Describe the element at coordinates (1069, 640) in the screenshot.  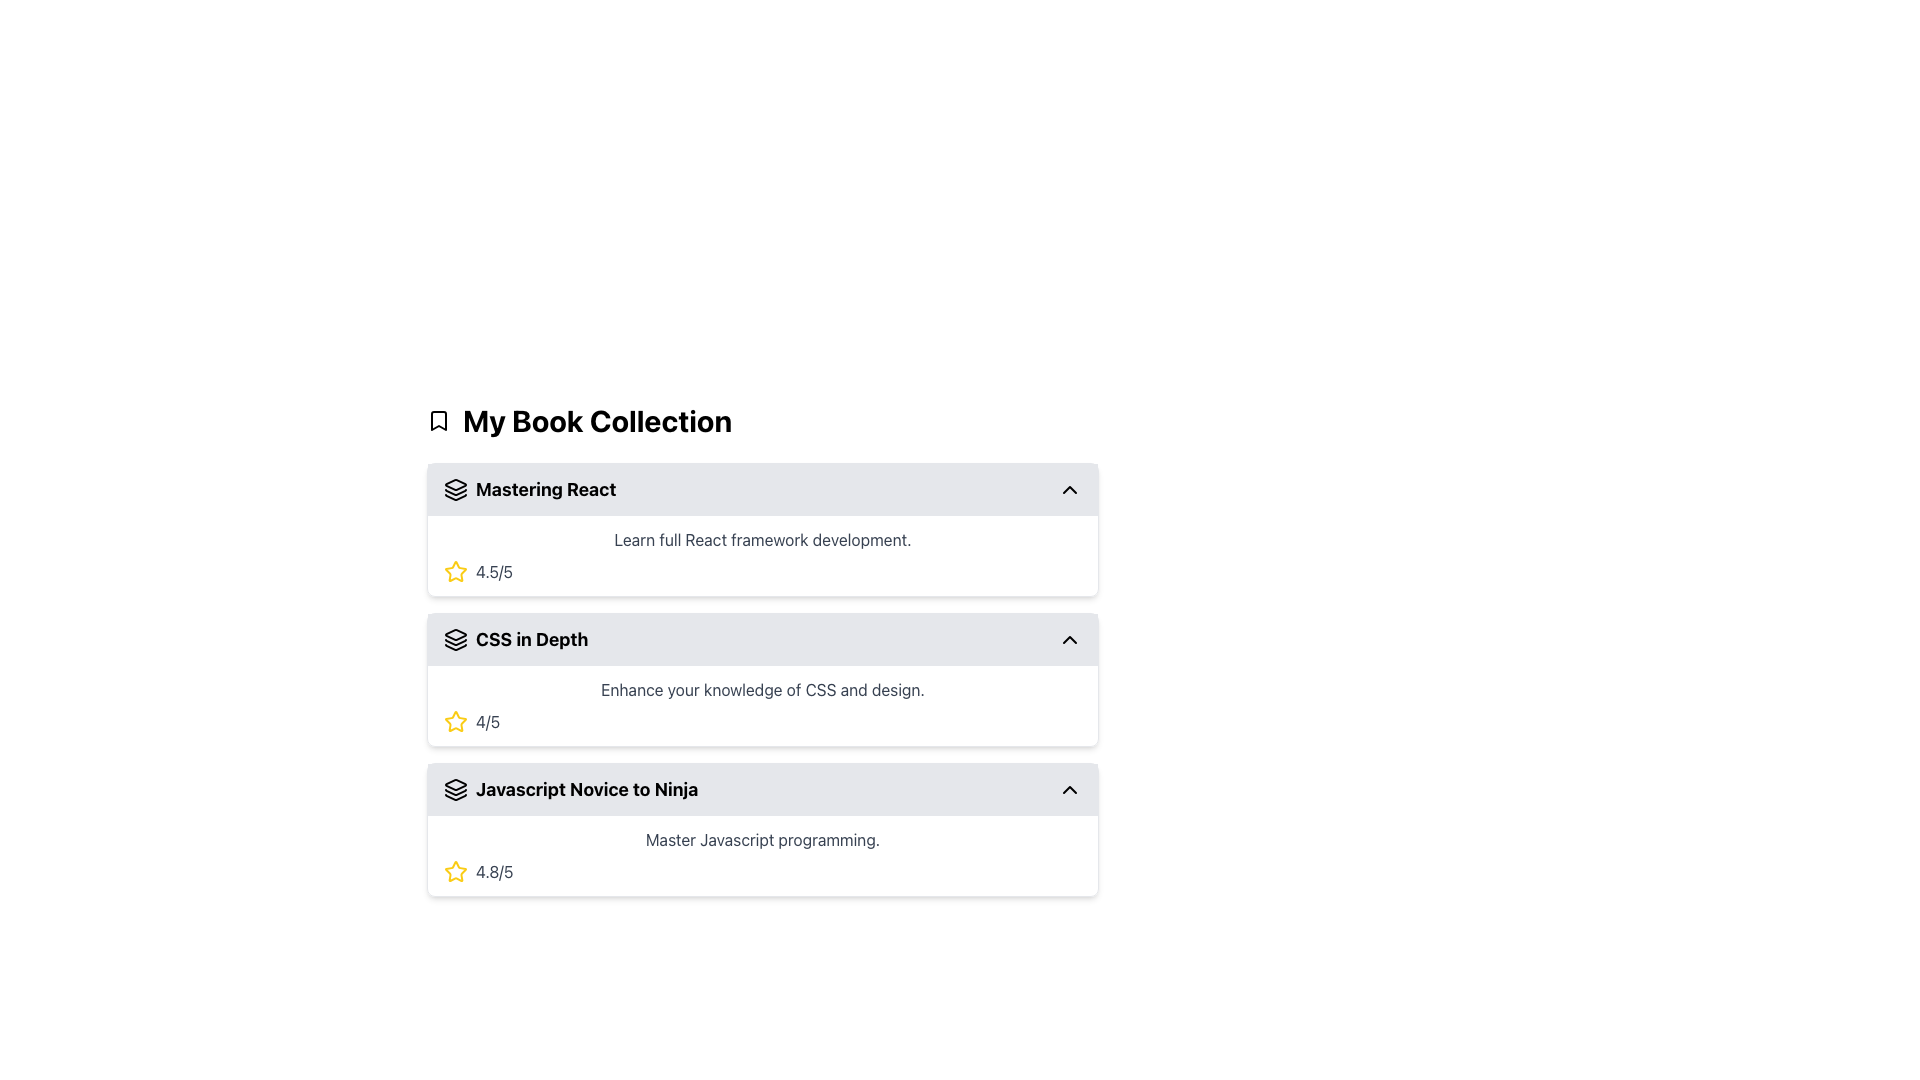
I see `the Chevron Up icon in the header of the 'CSS in Depth' book entry in the 'My Book Collection' section` at that location.